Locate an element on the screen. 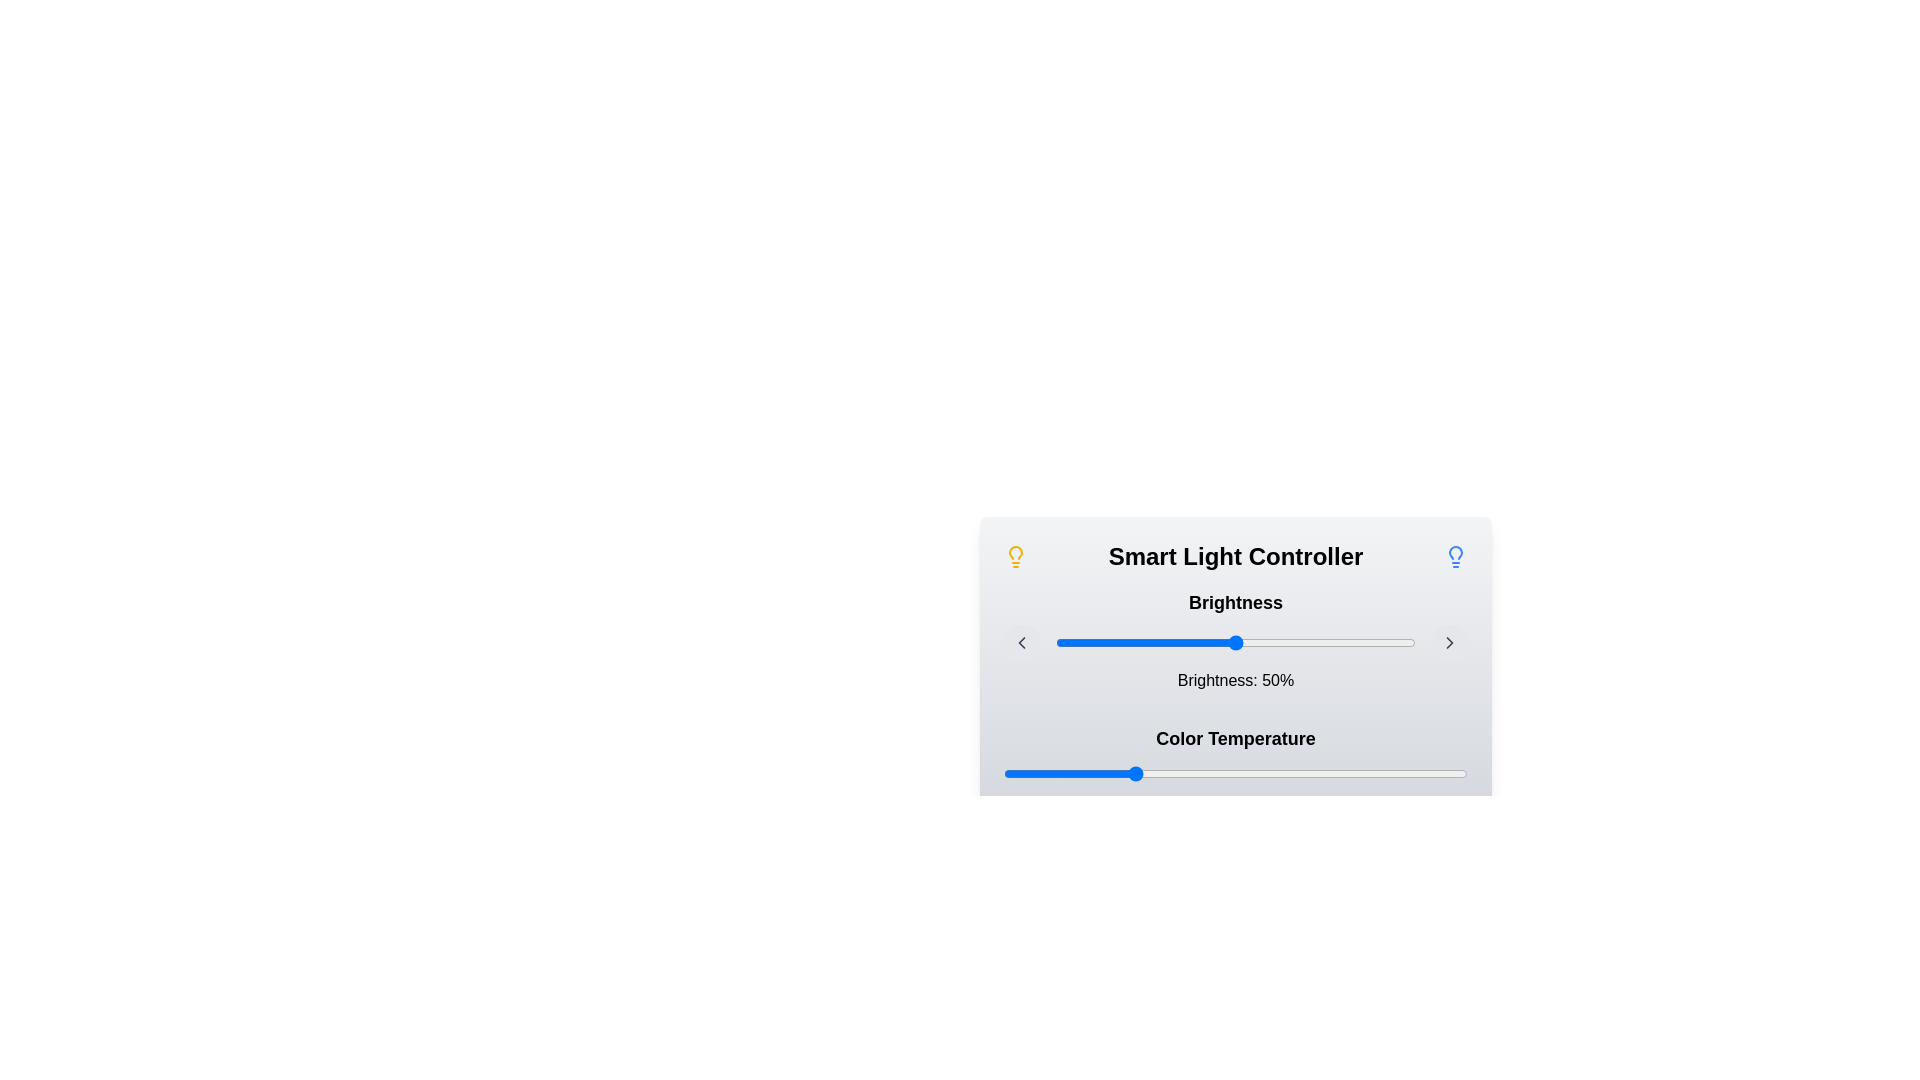 The width and height of the screenshot is (1920, 1080). the color temperature is located at coordinates (1108, 773).